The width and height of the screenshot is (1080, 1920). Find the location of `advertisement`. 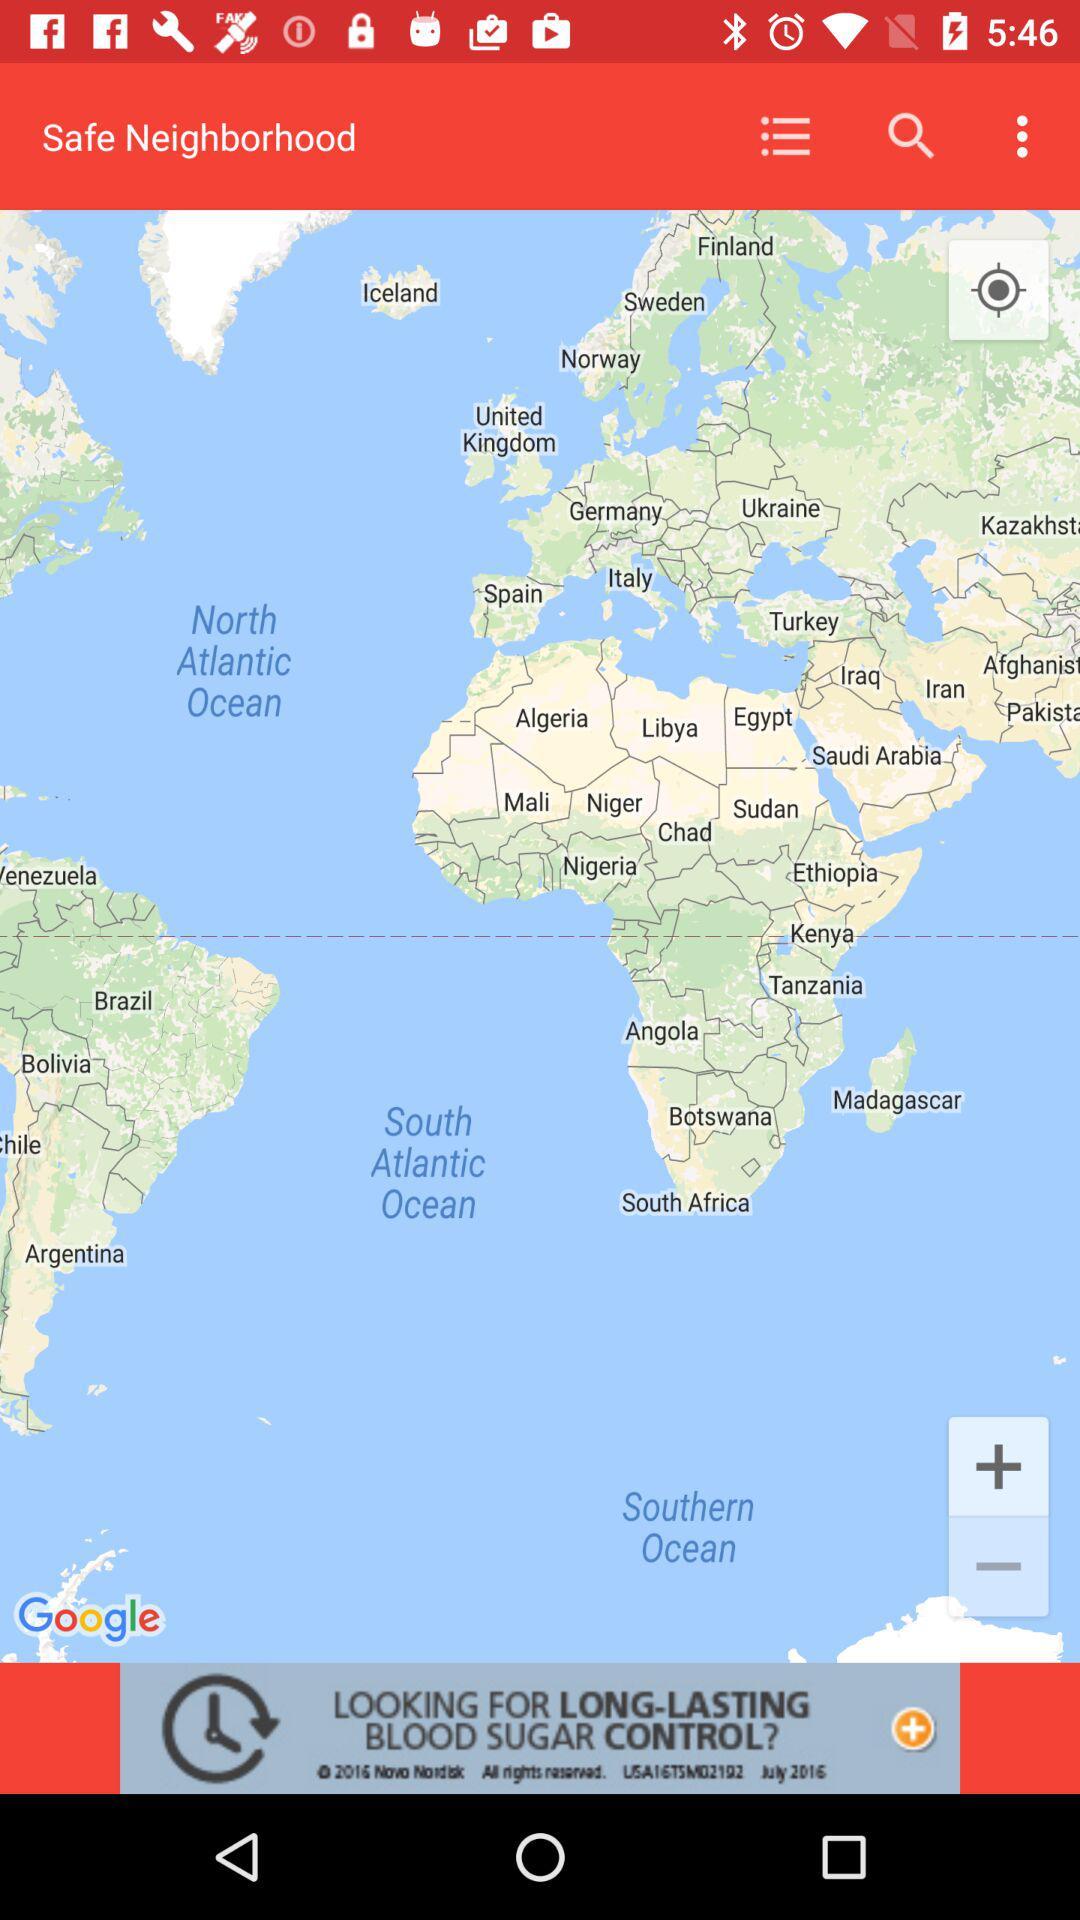

advertisement is located at coordinates (540, 1727).